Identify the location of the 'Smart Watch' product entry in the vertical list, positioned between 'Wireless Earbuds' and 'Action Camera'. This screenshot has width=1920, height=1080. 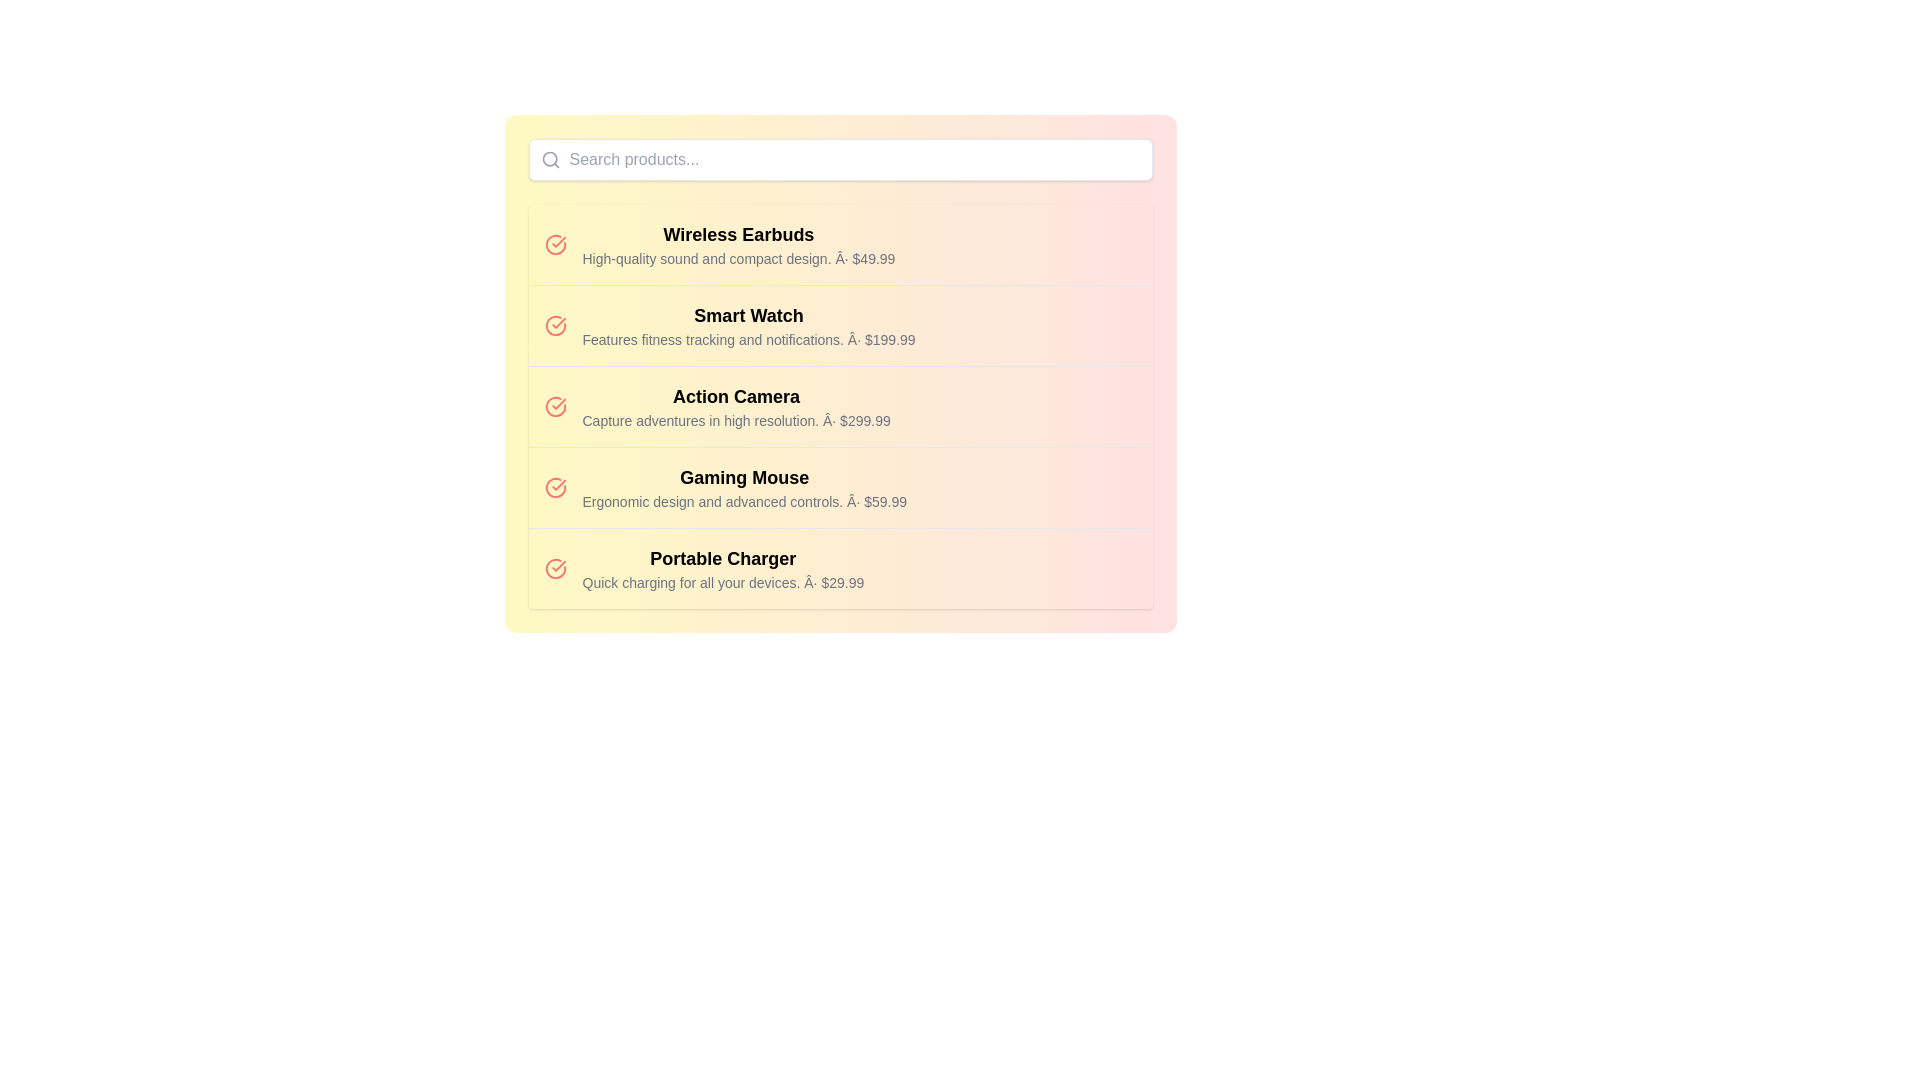
(840, 324).